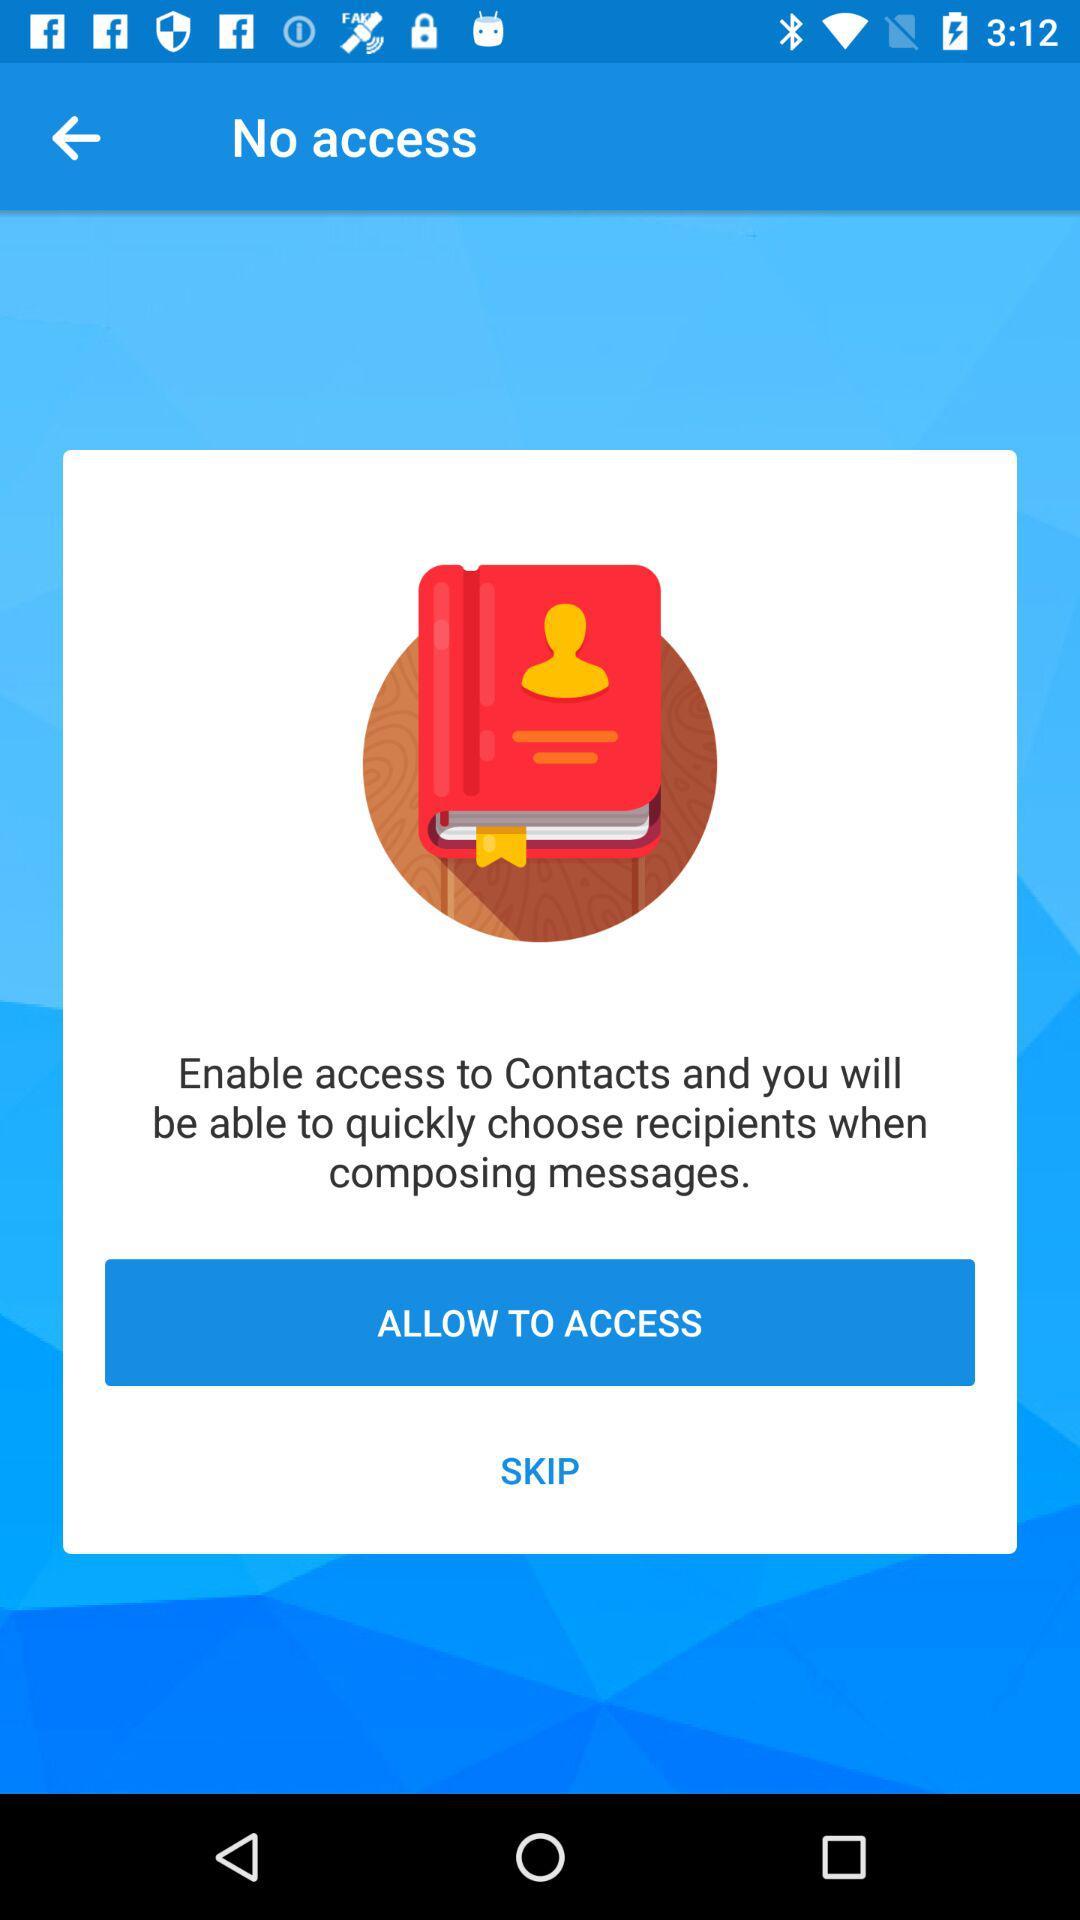 This screenshot has height=1920, width=1080. I want to click on skip icon, so click(540, 1469).